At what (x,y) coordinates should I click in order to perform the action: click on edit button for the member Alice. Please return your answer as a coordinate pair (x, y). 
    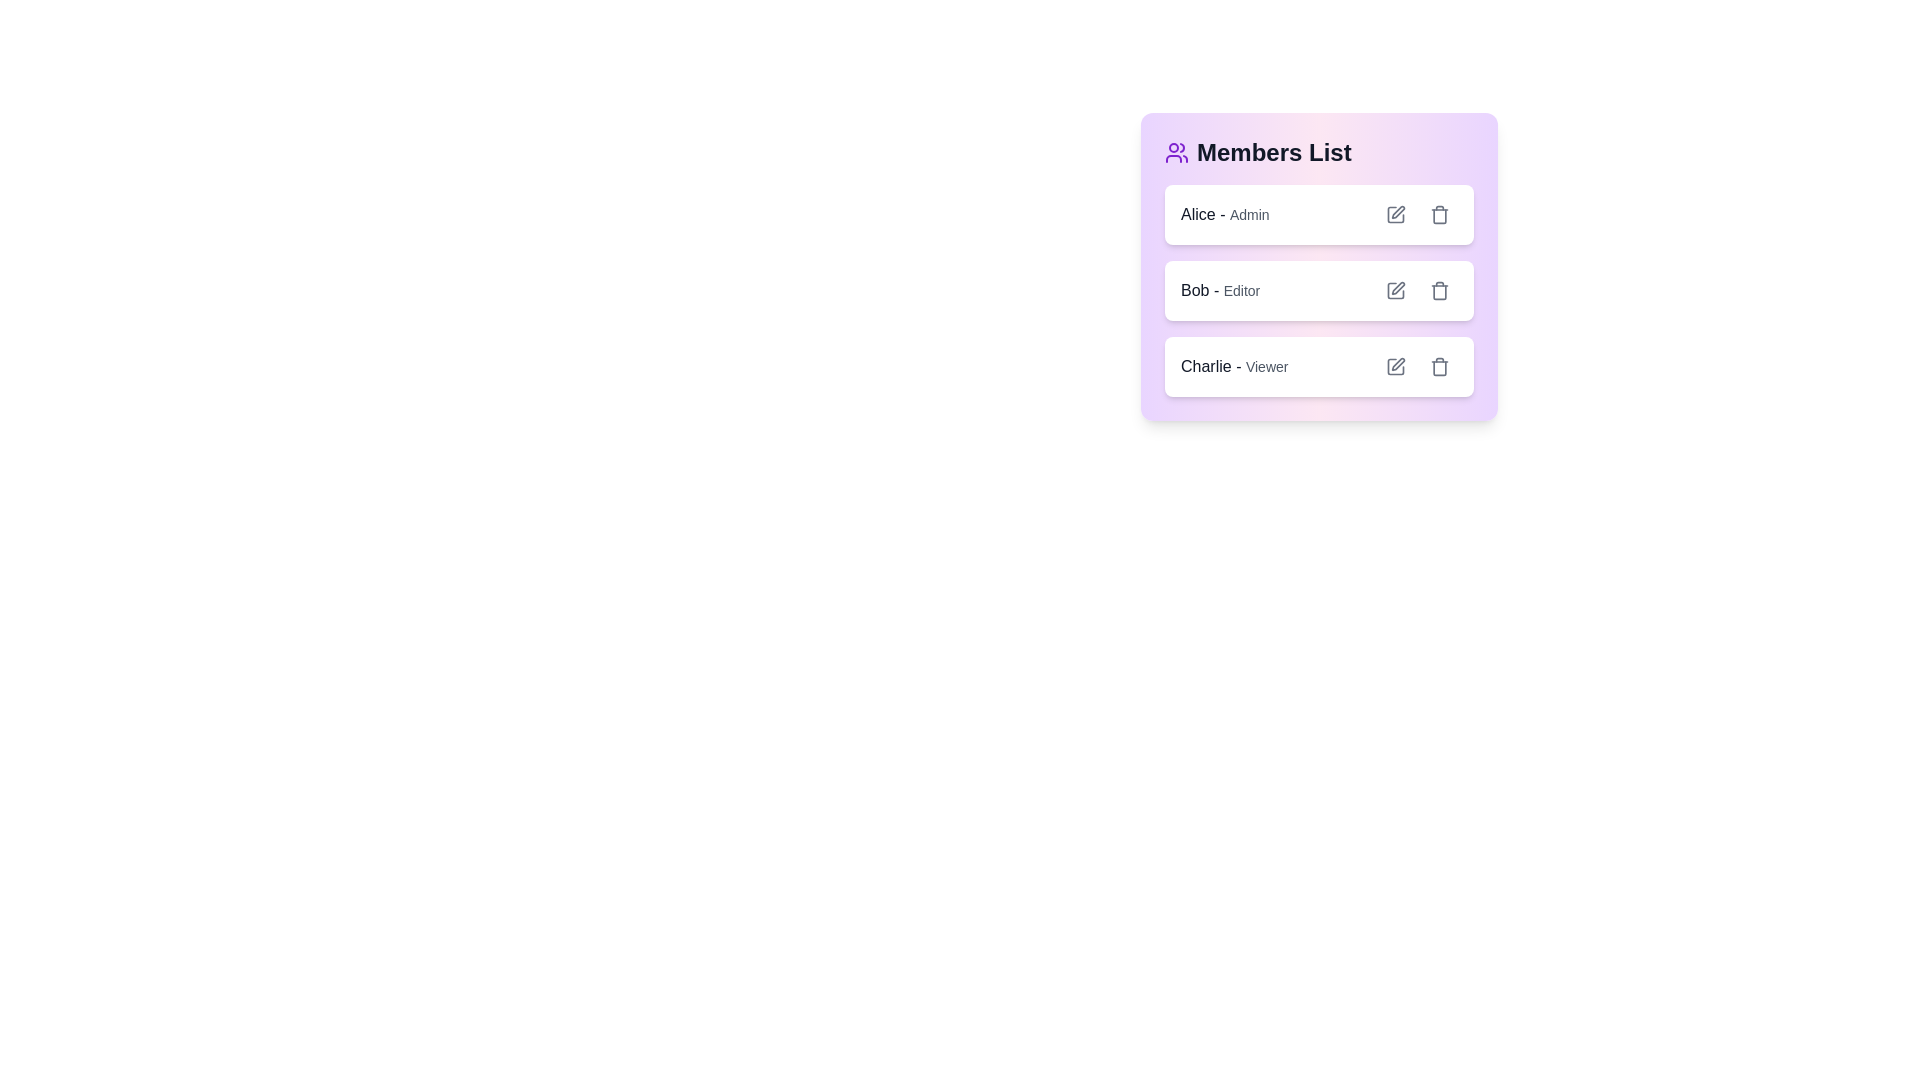
    Looking at the image, I should click on (1395, 215).